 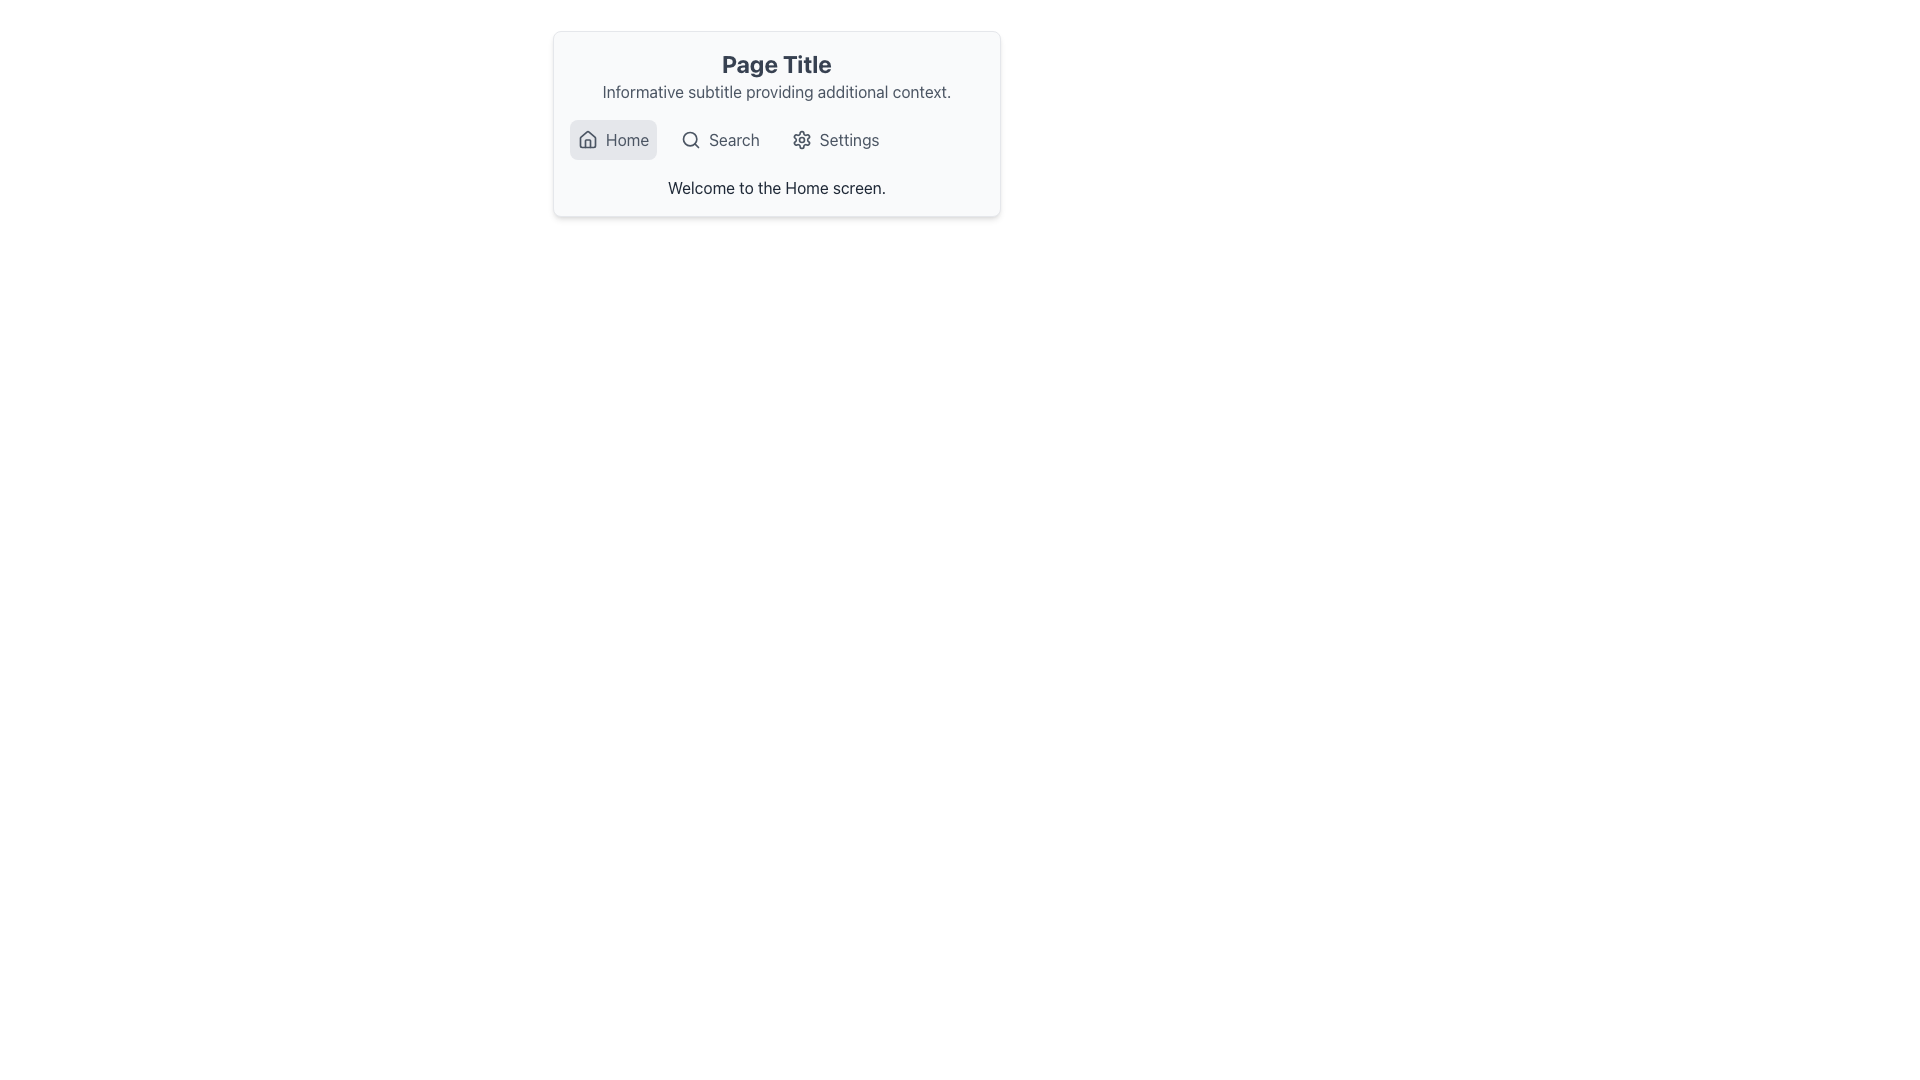 I want to click on the 'Settings' button, which is the third button in the horizontal row under the heading, styled in light gray with a gear icon on the left, so click(x=835, y=138).